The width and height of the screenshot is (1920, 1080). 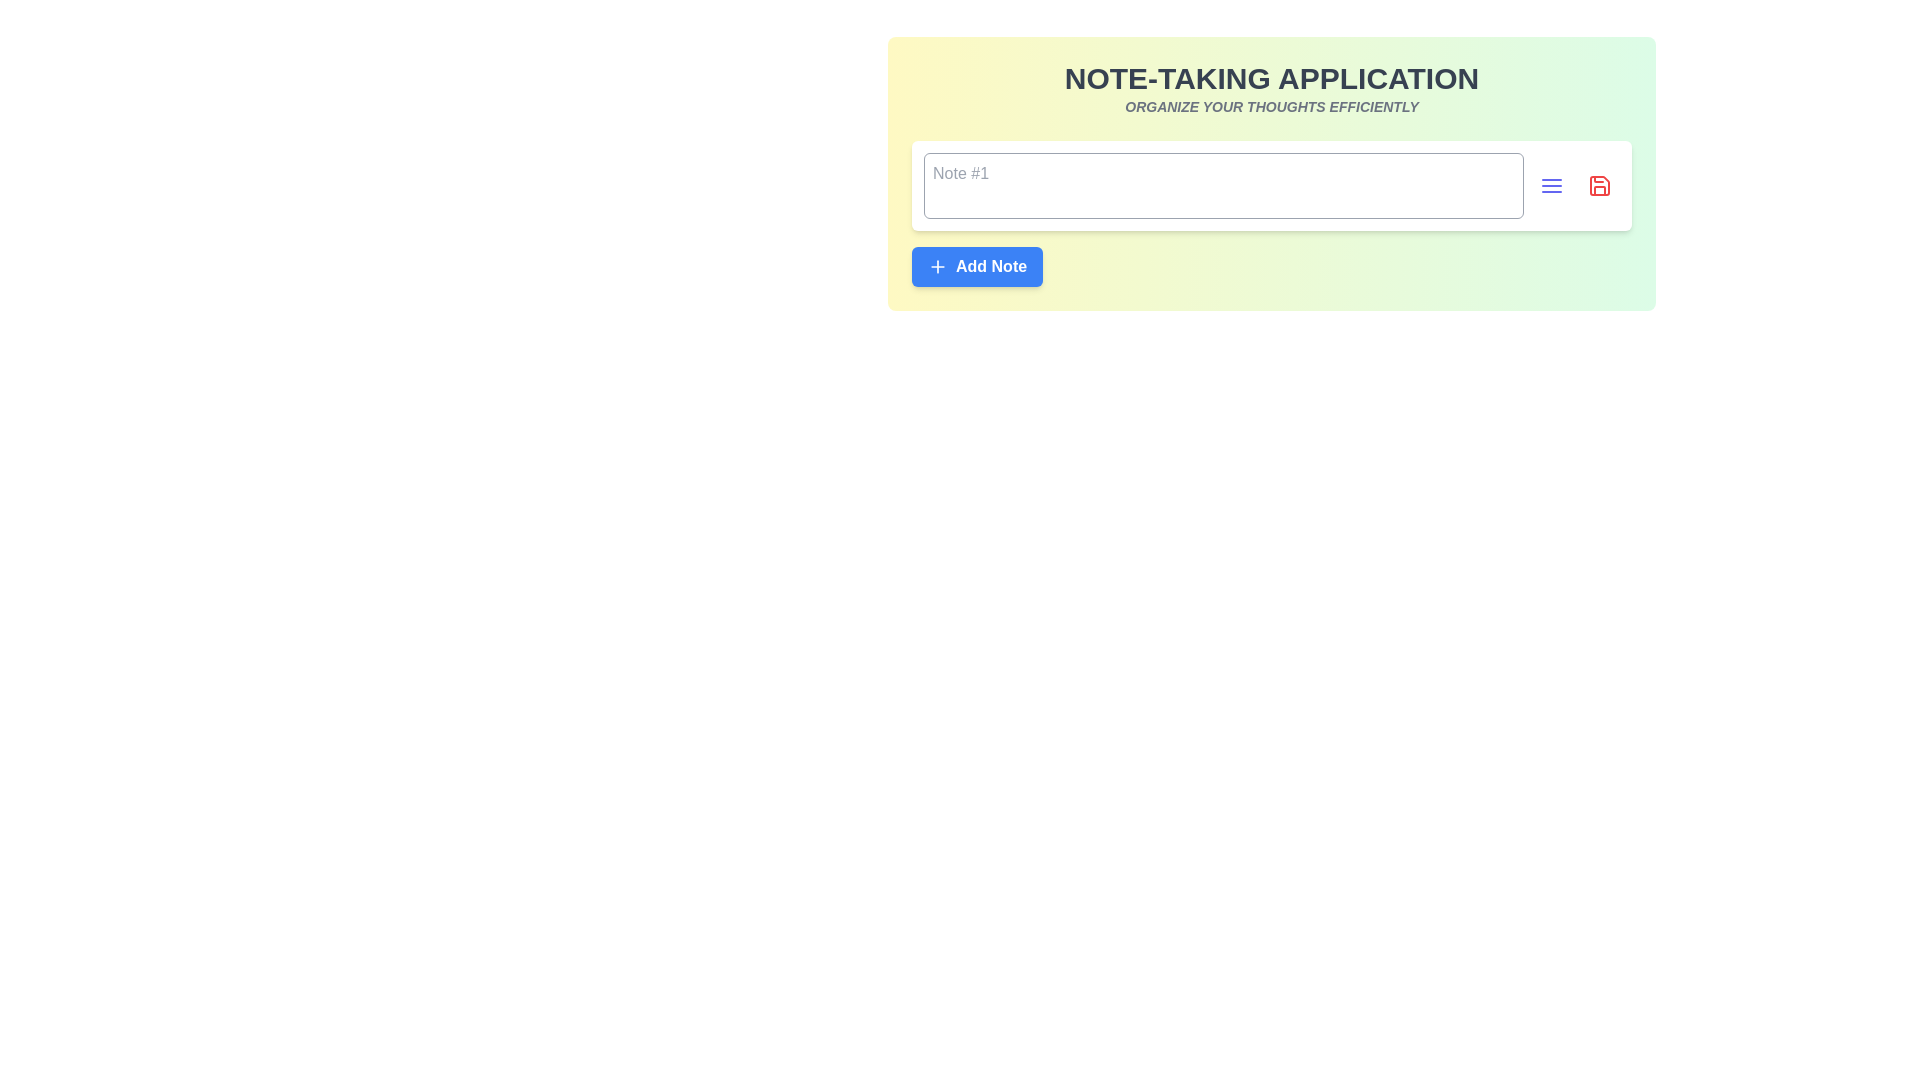 What do you see at coordinates (1550, 185) in the screenshot?
I see `the alignment icon` at bounding box center [1550, 185].